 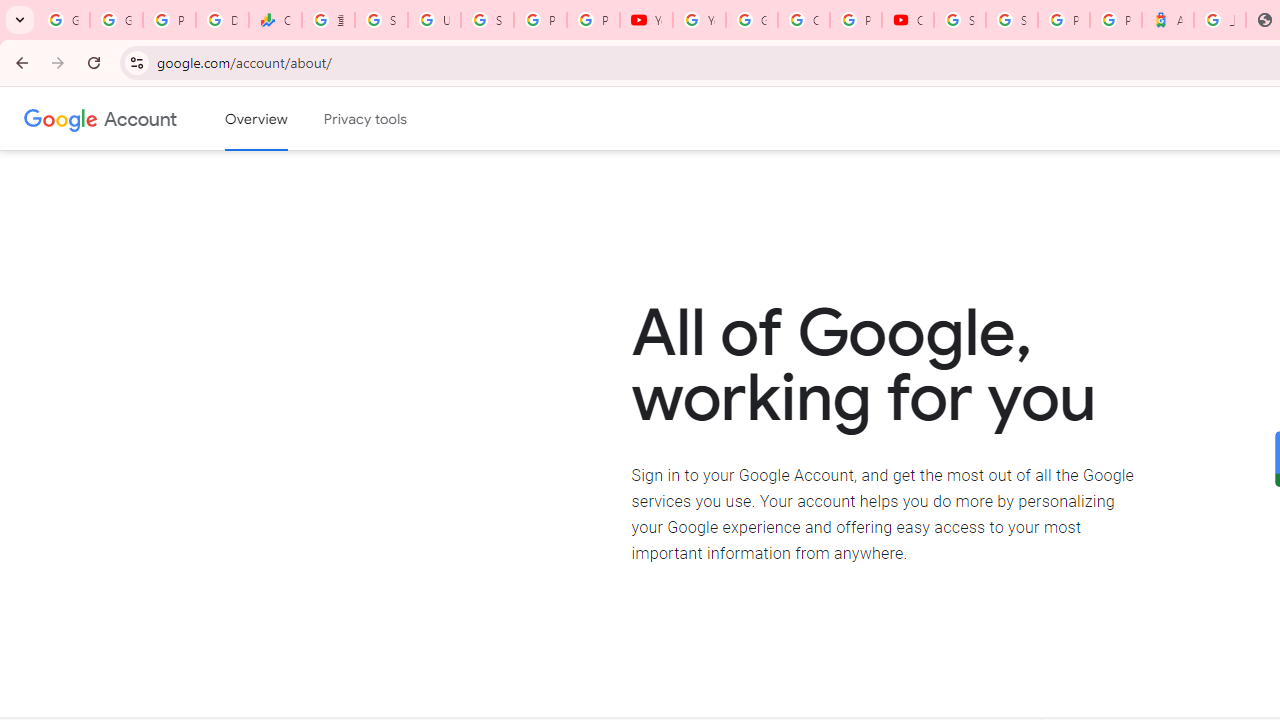 I want to click on 'Google Account Help', so click(x=751, y=20).